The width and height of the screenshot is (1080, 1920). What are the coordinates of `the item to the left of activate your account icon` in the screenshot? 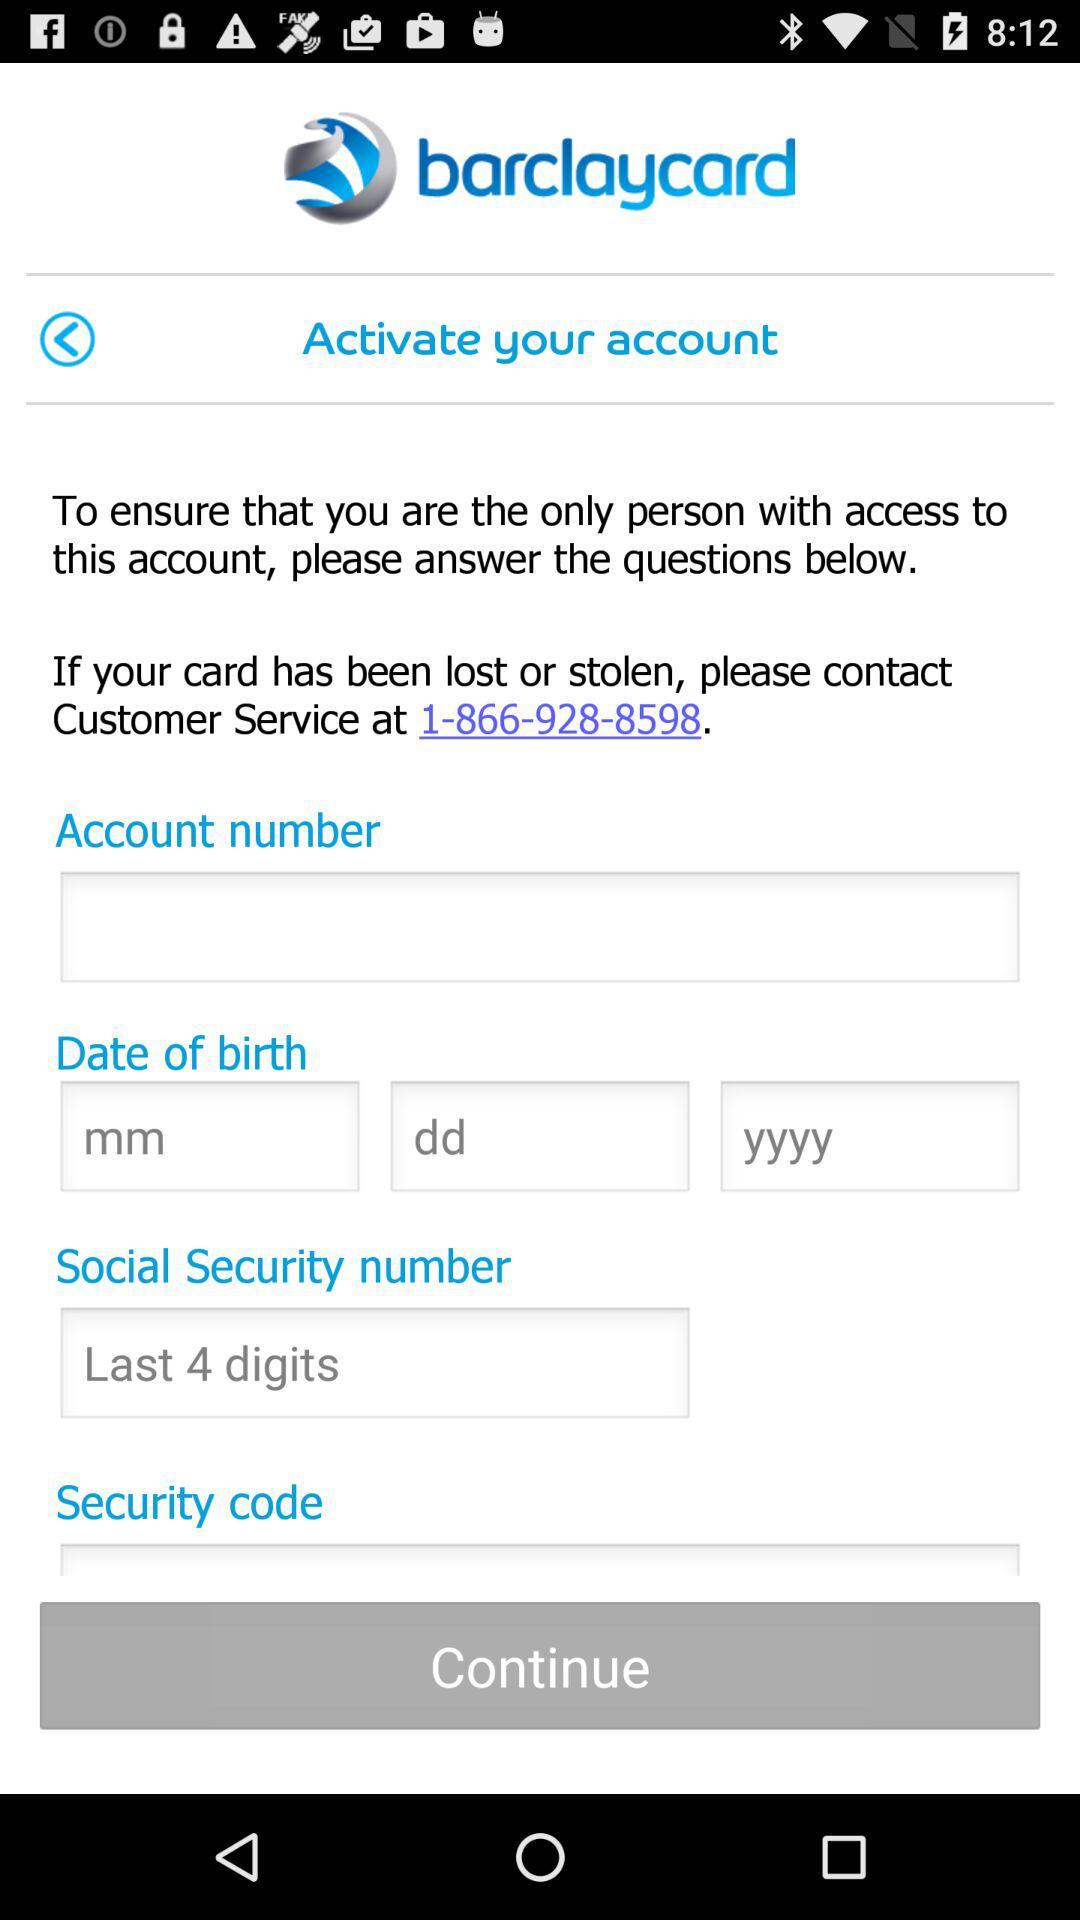 It's located at (66, 339).